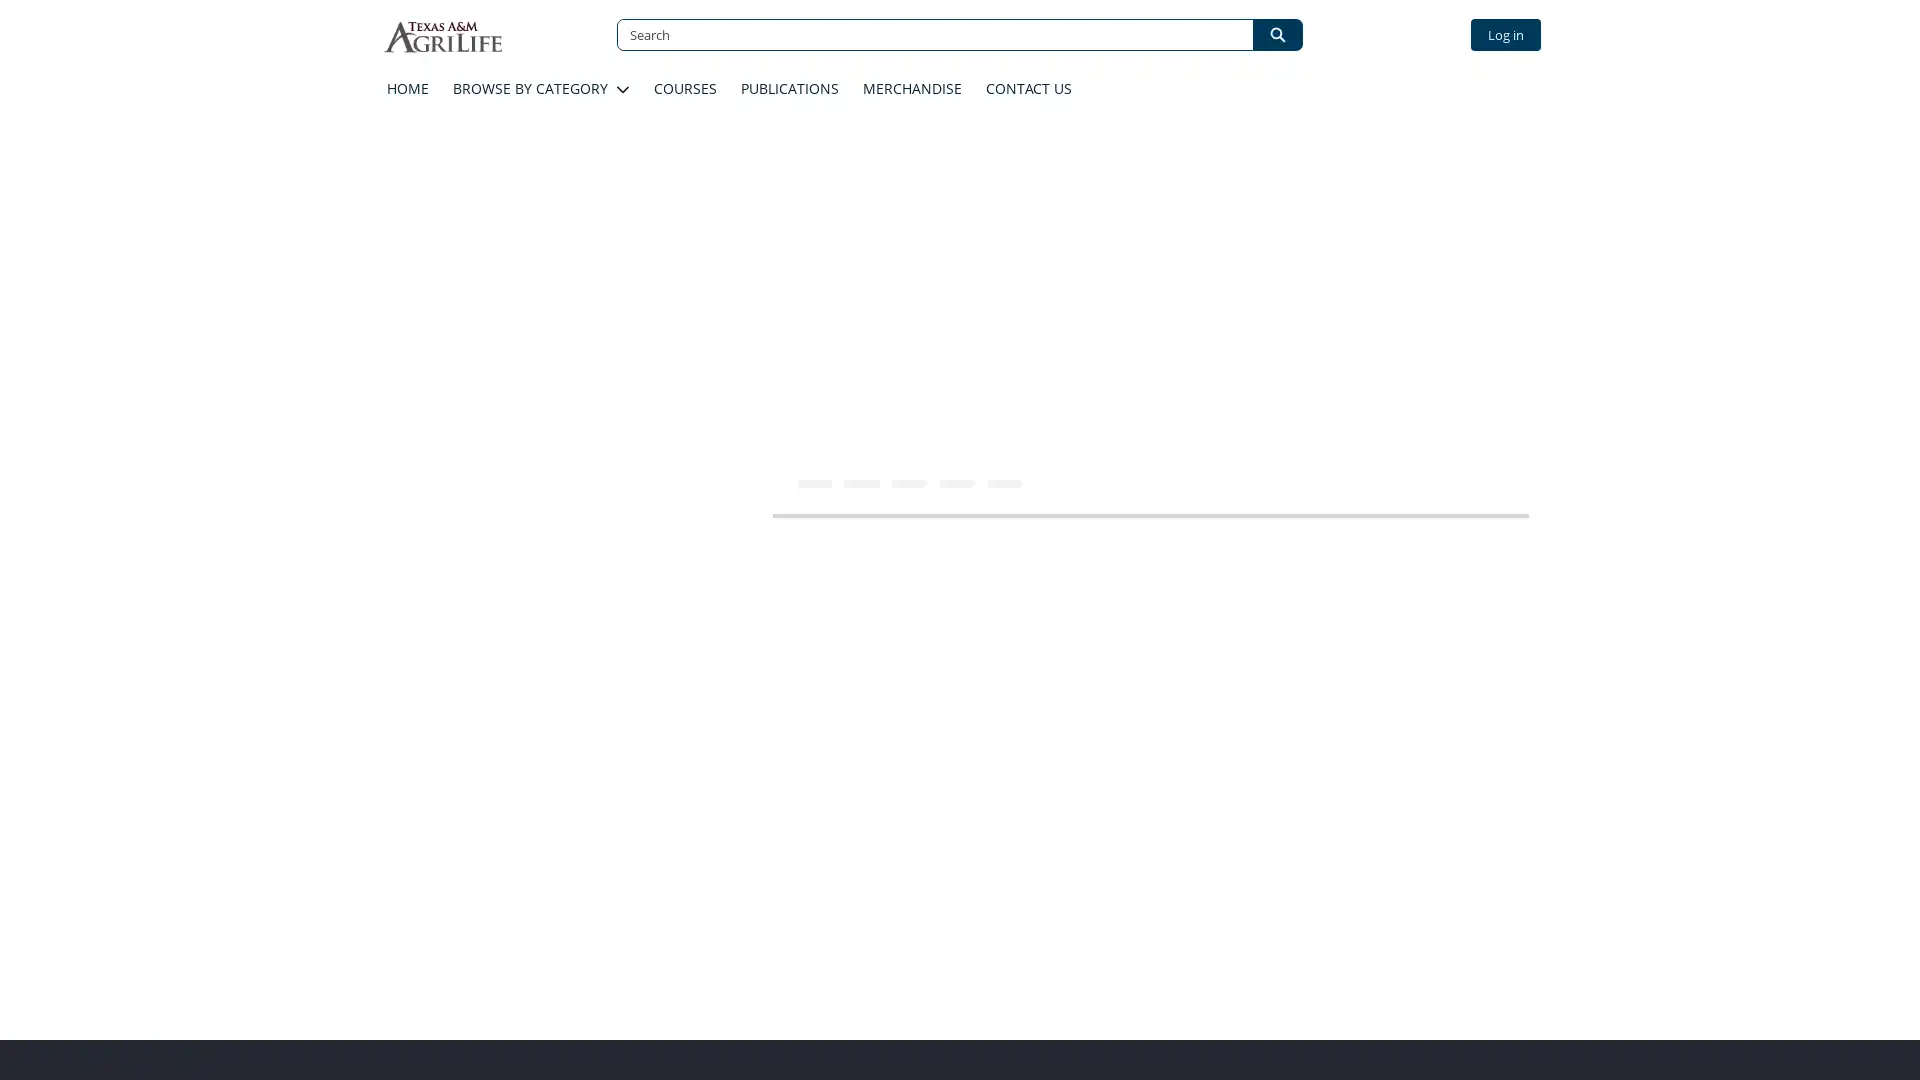 The image size is (1920, 1080). What do you see at coordinates (589, 406) in the screenshot?
I see `Prescribed Burn School Detail Image 0. Click to expand image` at bounding box center [589, 406].